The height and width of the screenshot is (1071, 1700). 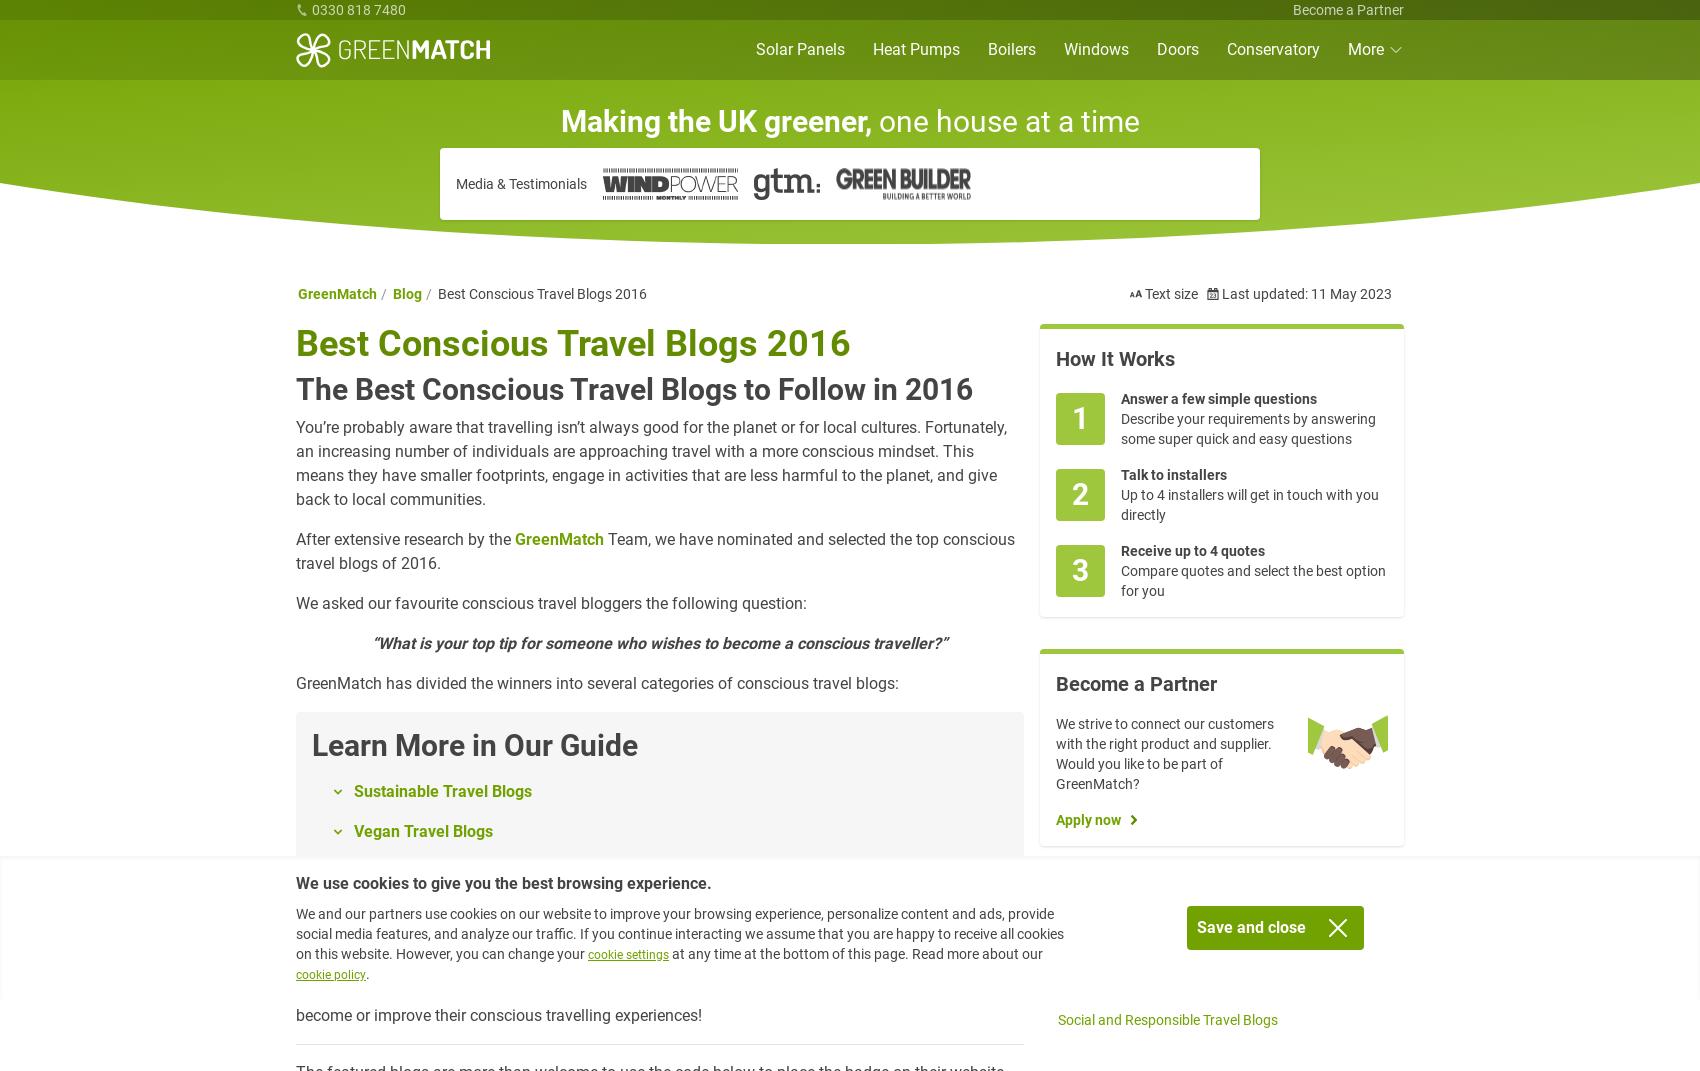 I want to click on 'We use cookies to give you the best browsing experience.', so click(x=504, y=883).